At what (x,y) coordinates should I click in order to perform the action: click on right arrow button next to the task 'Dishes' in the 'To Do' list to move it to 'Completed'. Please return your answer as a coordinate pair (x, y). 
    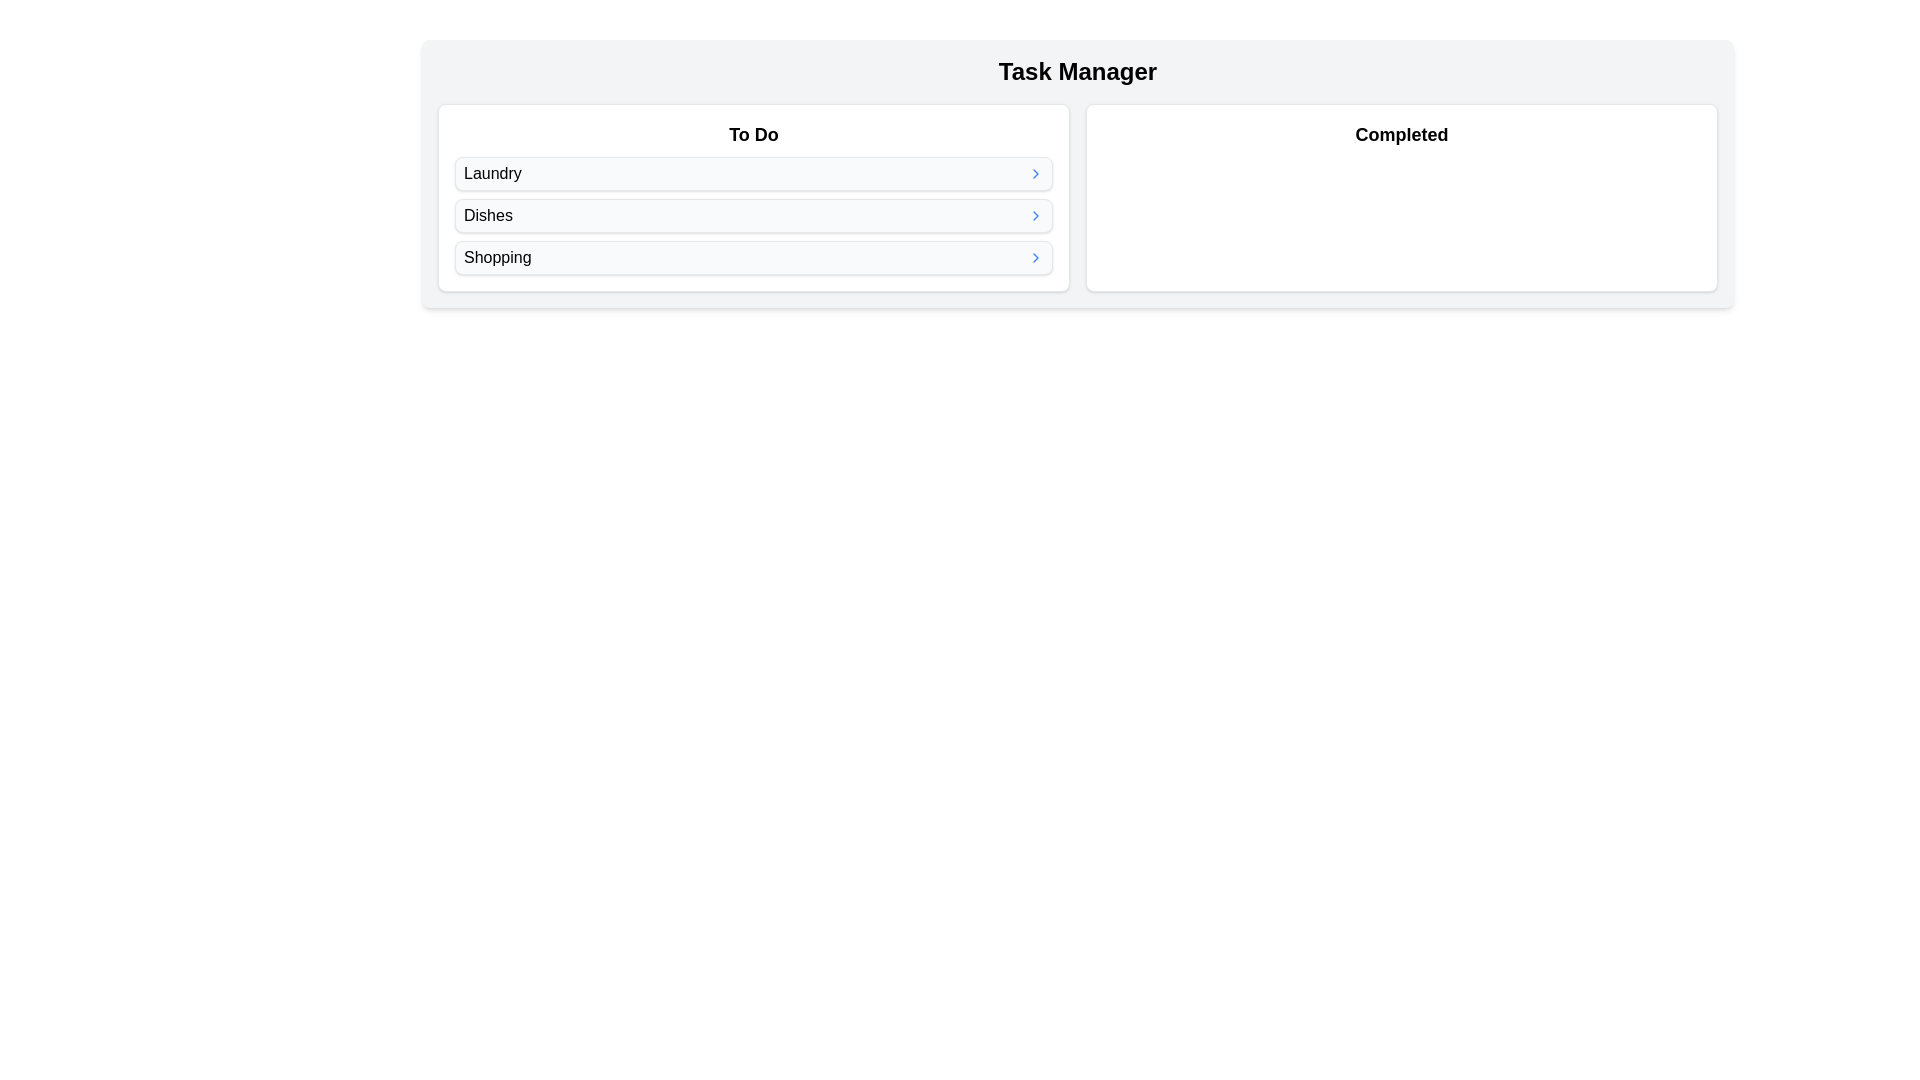
    Looking at the image, I should click on (1036, 216).